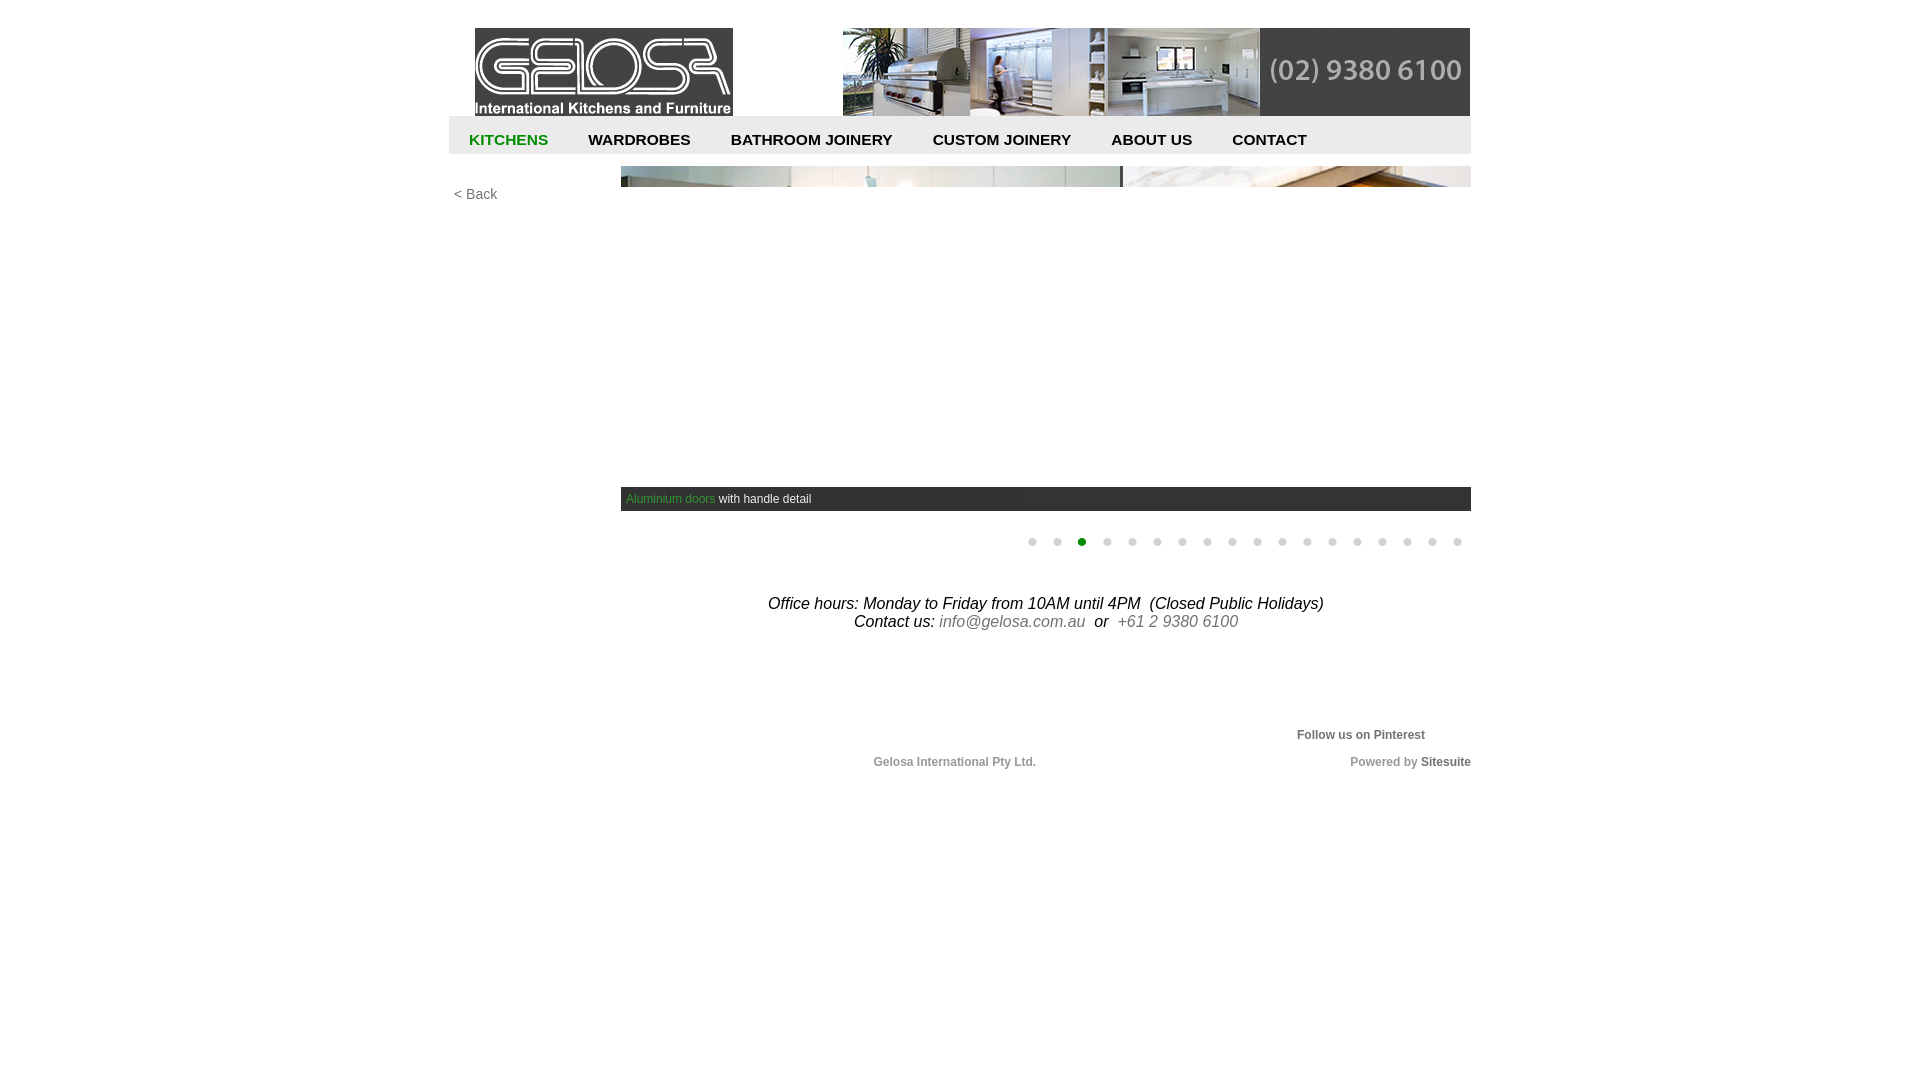  Describe the element at coordinates (533, 193) in the screenshot. I see `'< Back'` at that location.